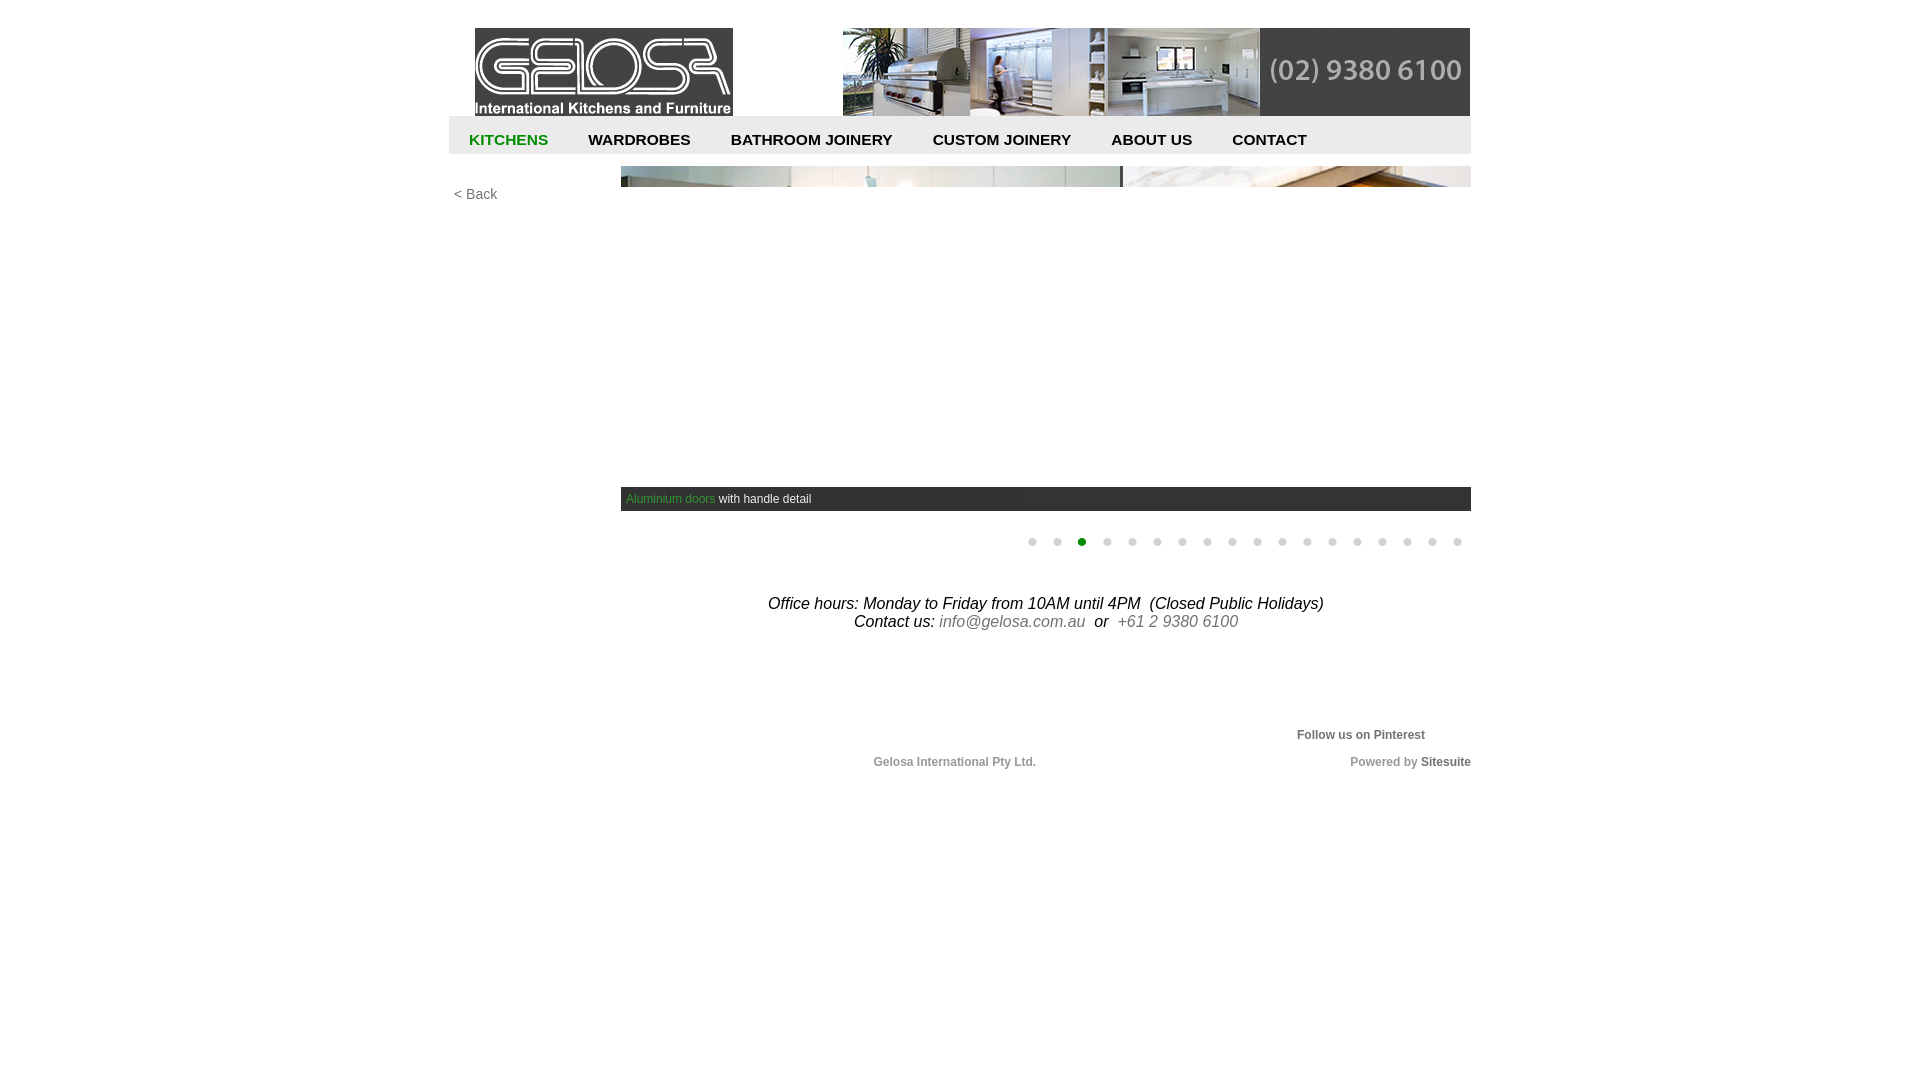  Describe the element at coordinates (533, 193) in the screenshot. I see `'< Back'` at that location.